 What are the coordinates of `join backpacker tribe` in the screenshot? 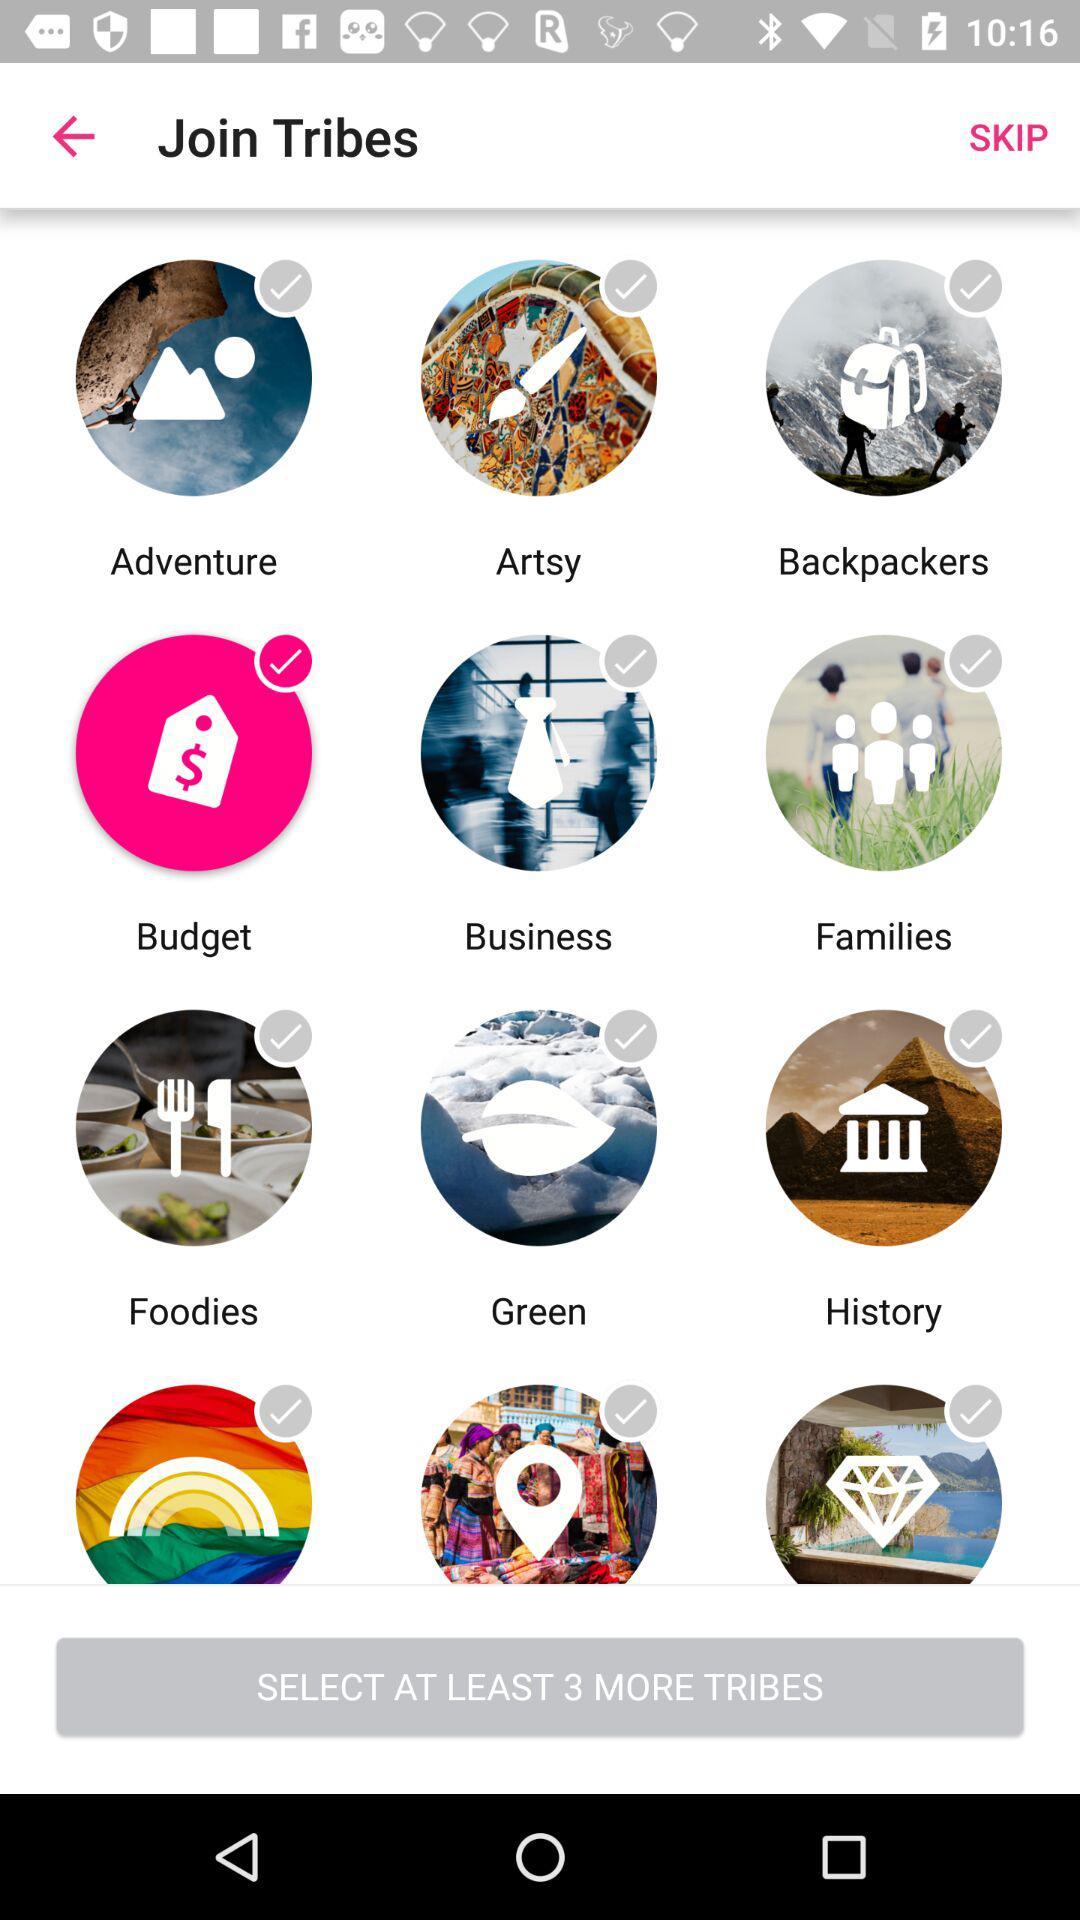 It's located at (882, 372).